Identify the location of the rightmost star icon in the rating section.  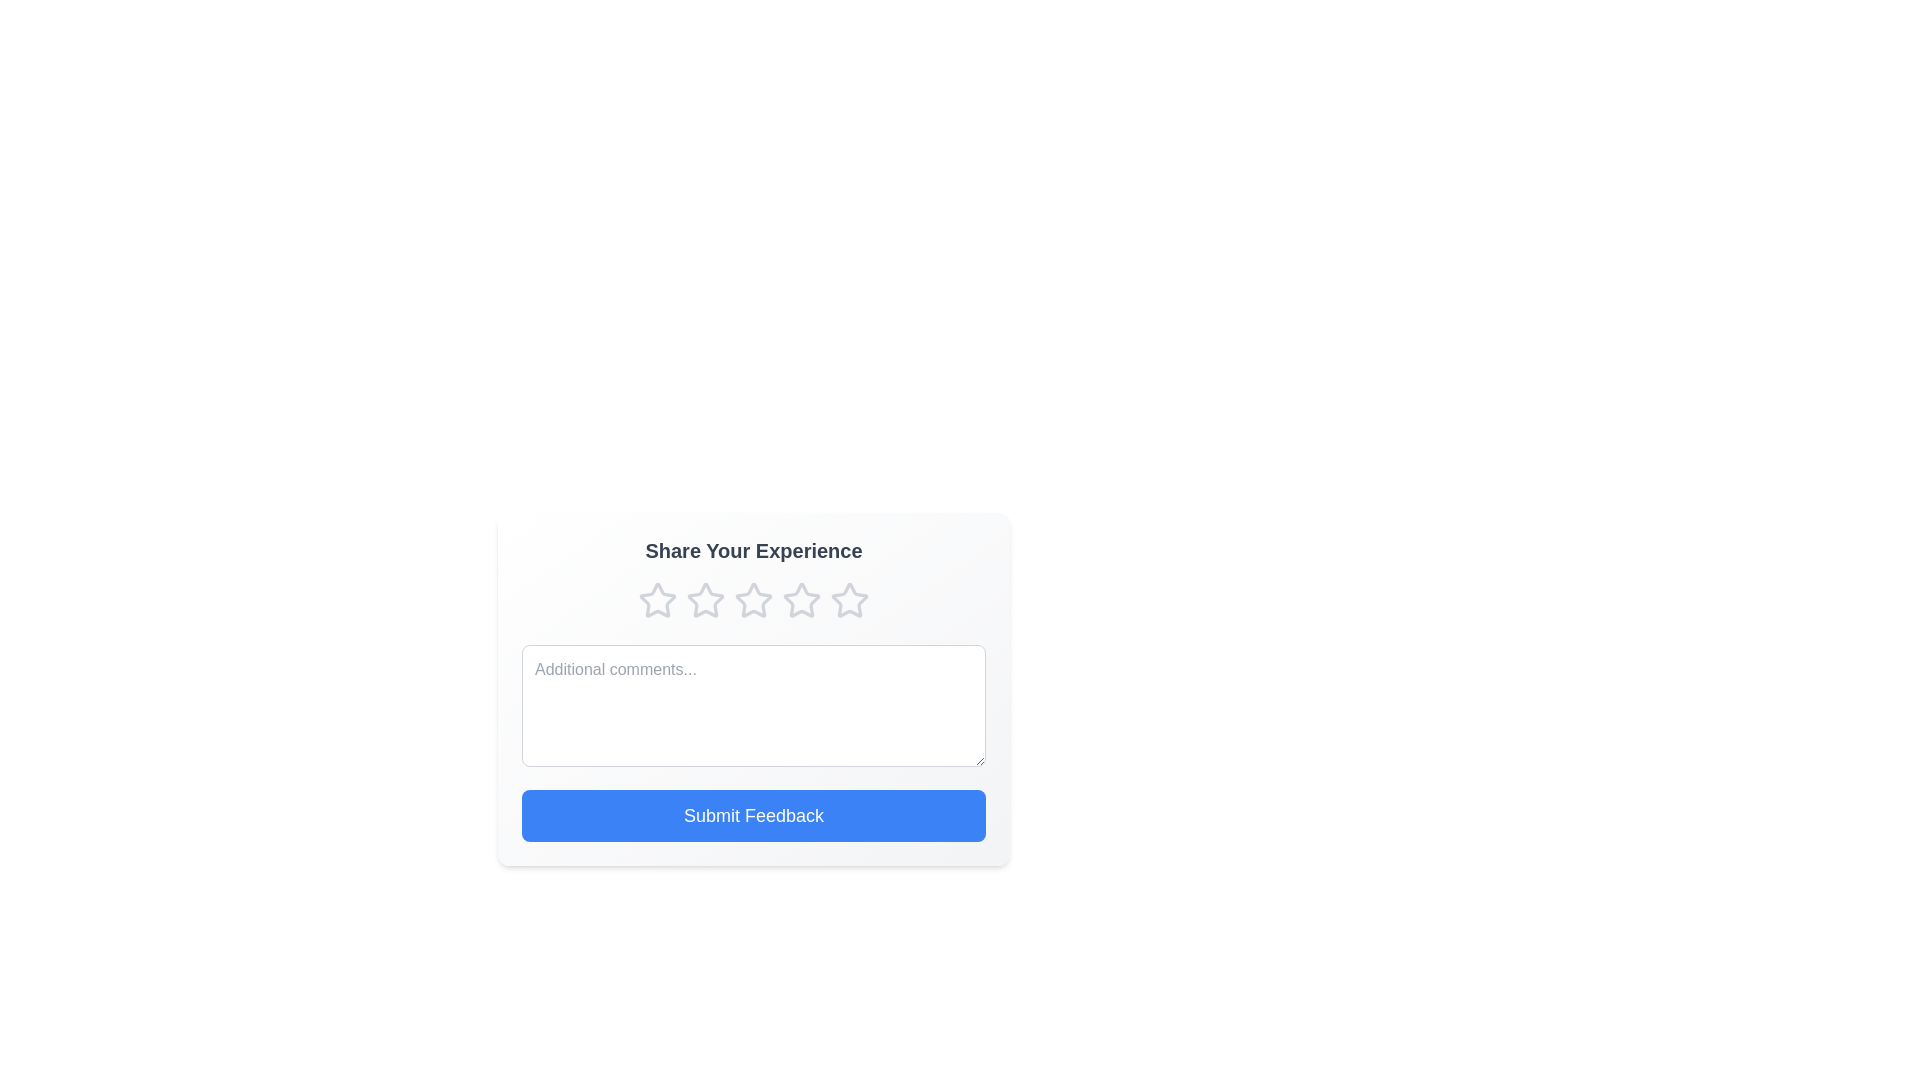
(849, 600).